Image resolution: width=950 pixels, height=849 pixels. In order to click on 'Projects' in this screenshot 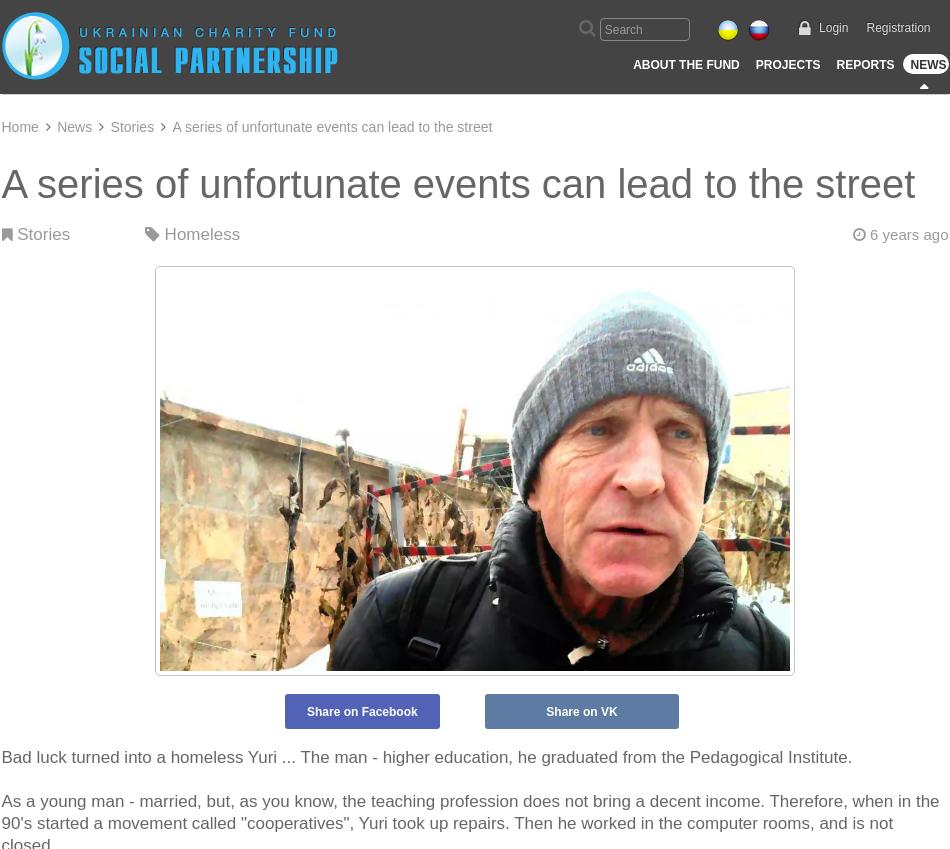, I will do `click(786, 65)`.